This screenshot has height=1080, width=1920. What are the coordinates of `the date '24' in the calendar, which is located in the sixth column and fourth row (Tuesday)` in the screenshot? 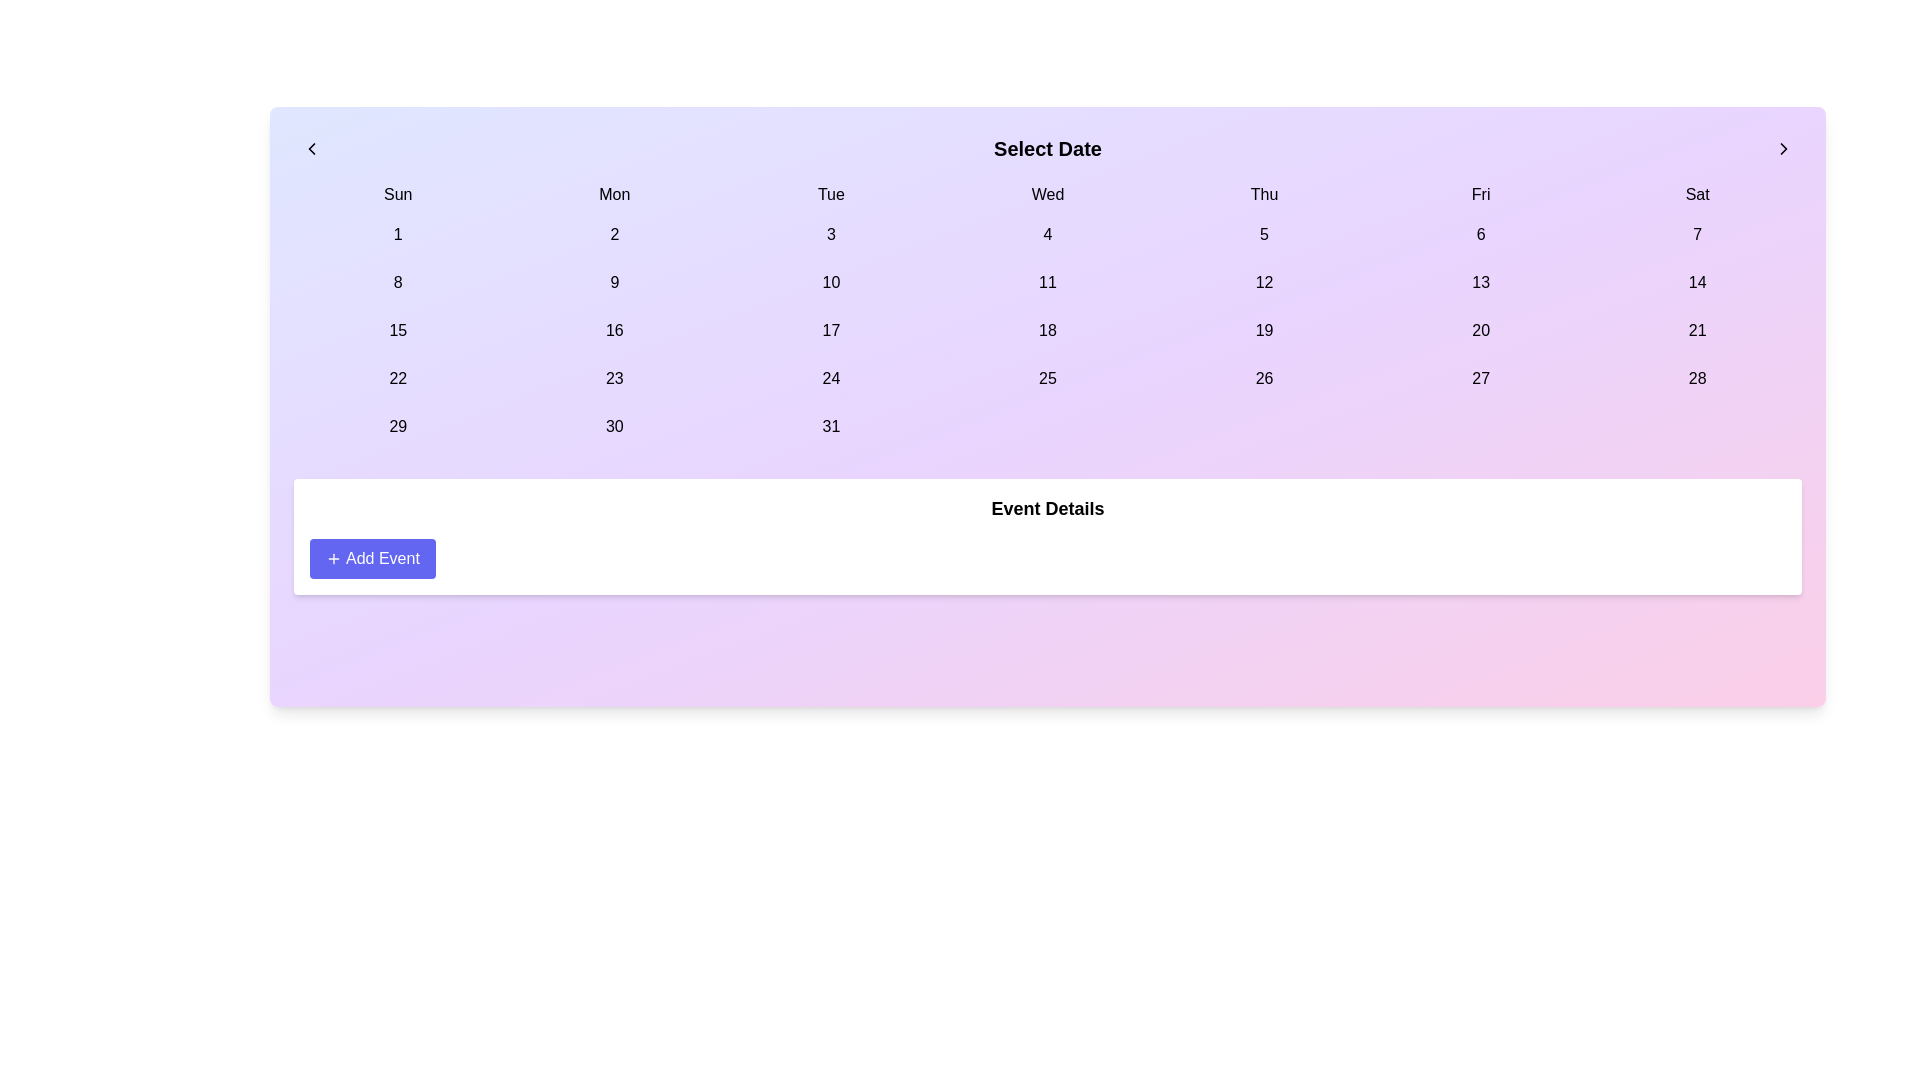 It's located at (831, 378).